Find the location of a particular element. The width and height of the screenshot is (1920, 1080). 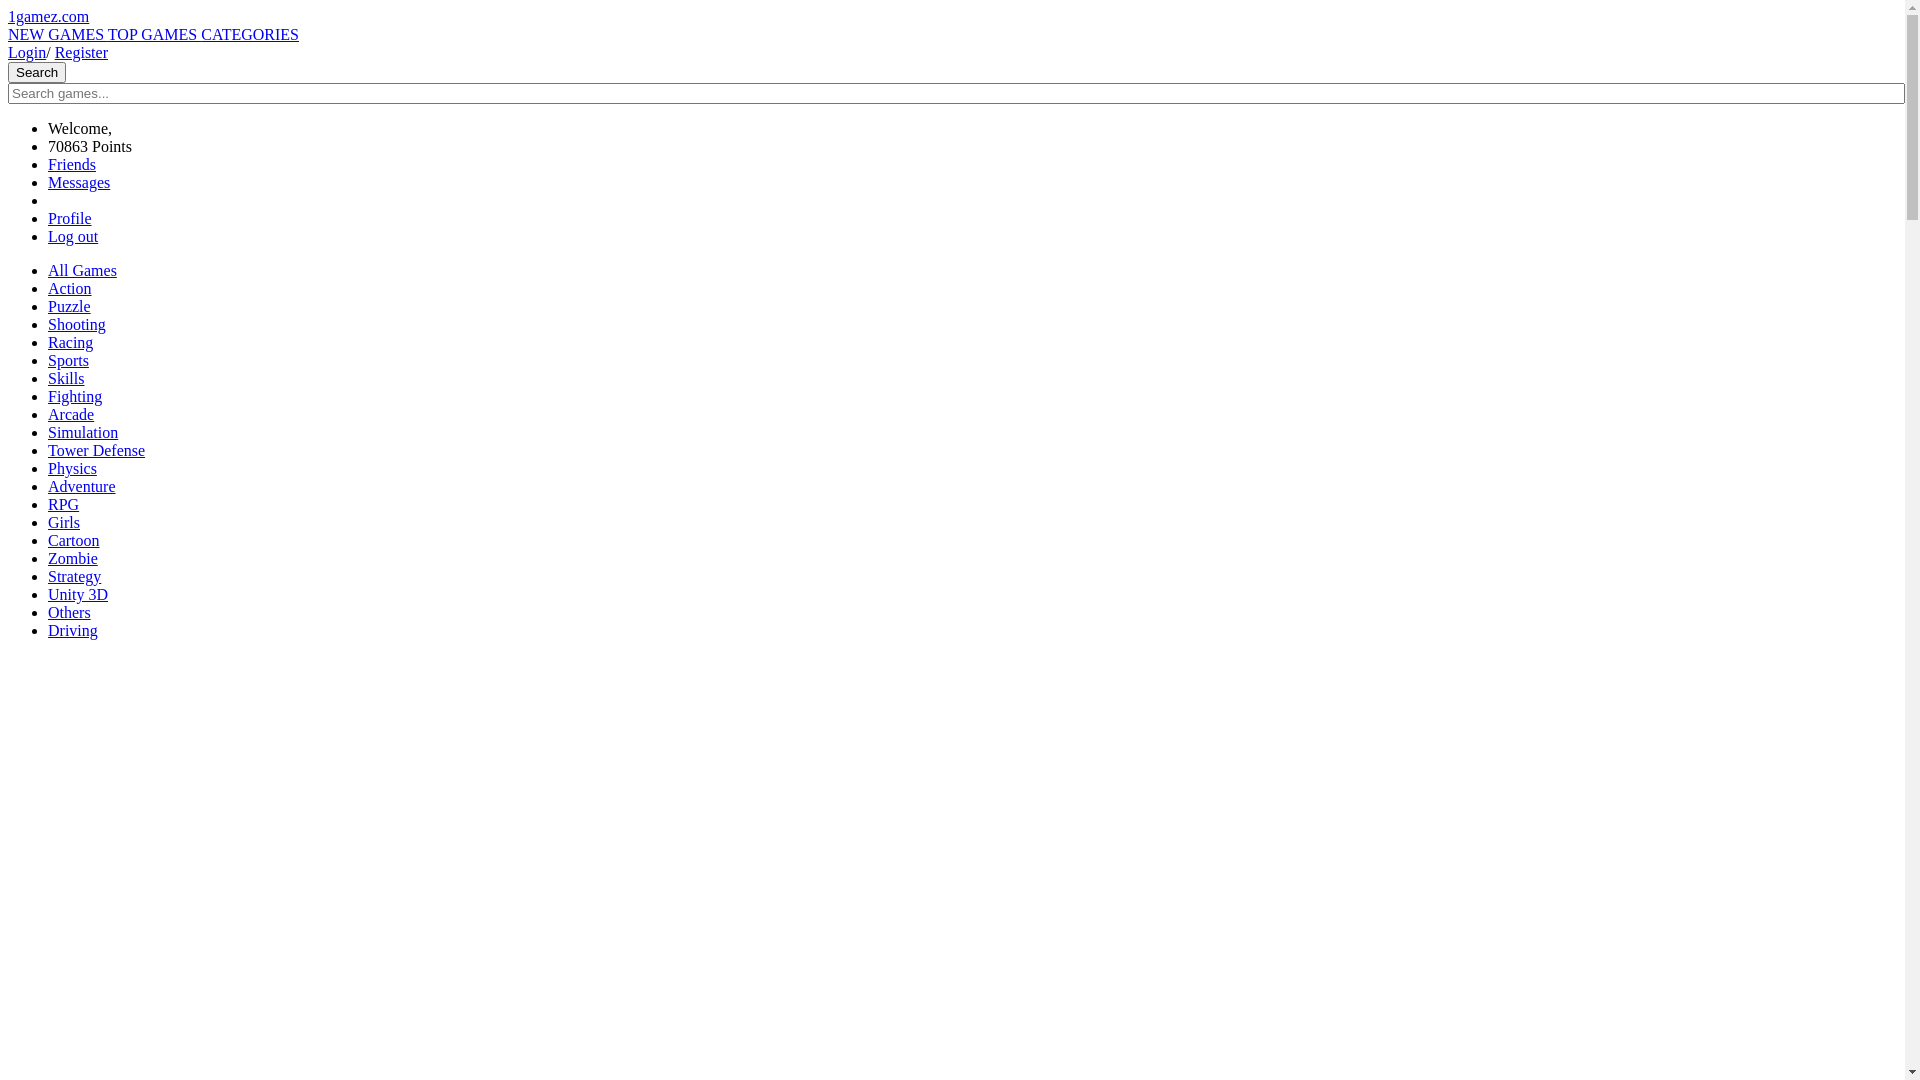

'Adventure' is located at coordinates (80, 486).